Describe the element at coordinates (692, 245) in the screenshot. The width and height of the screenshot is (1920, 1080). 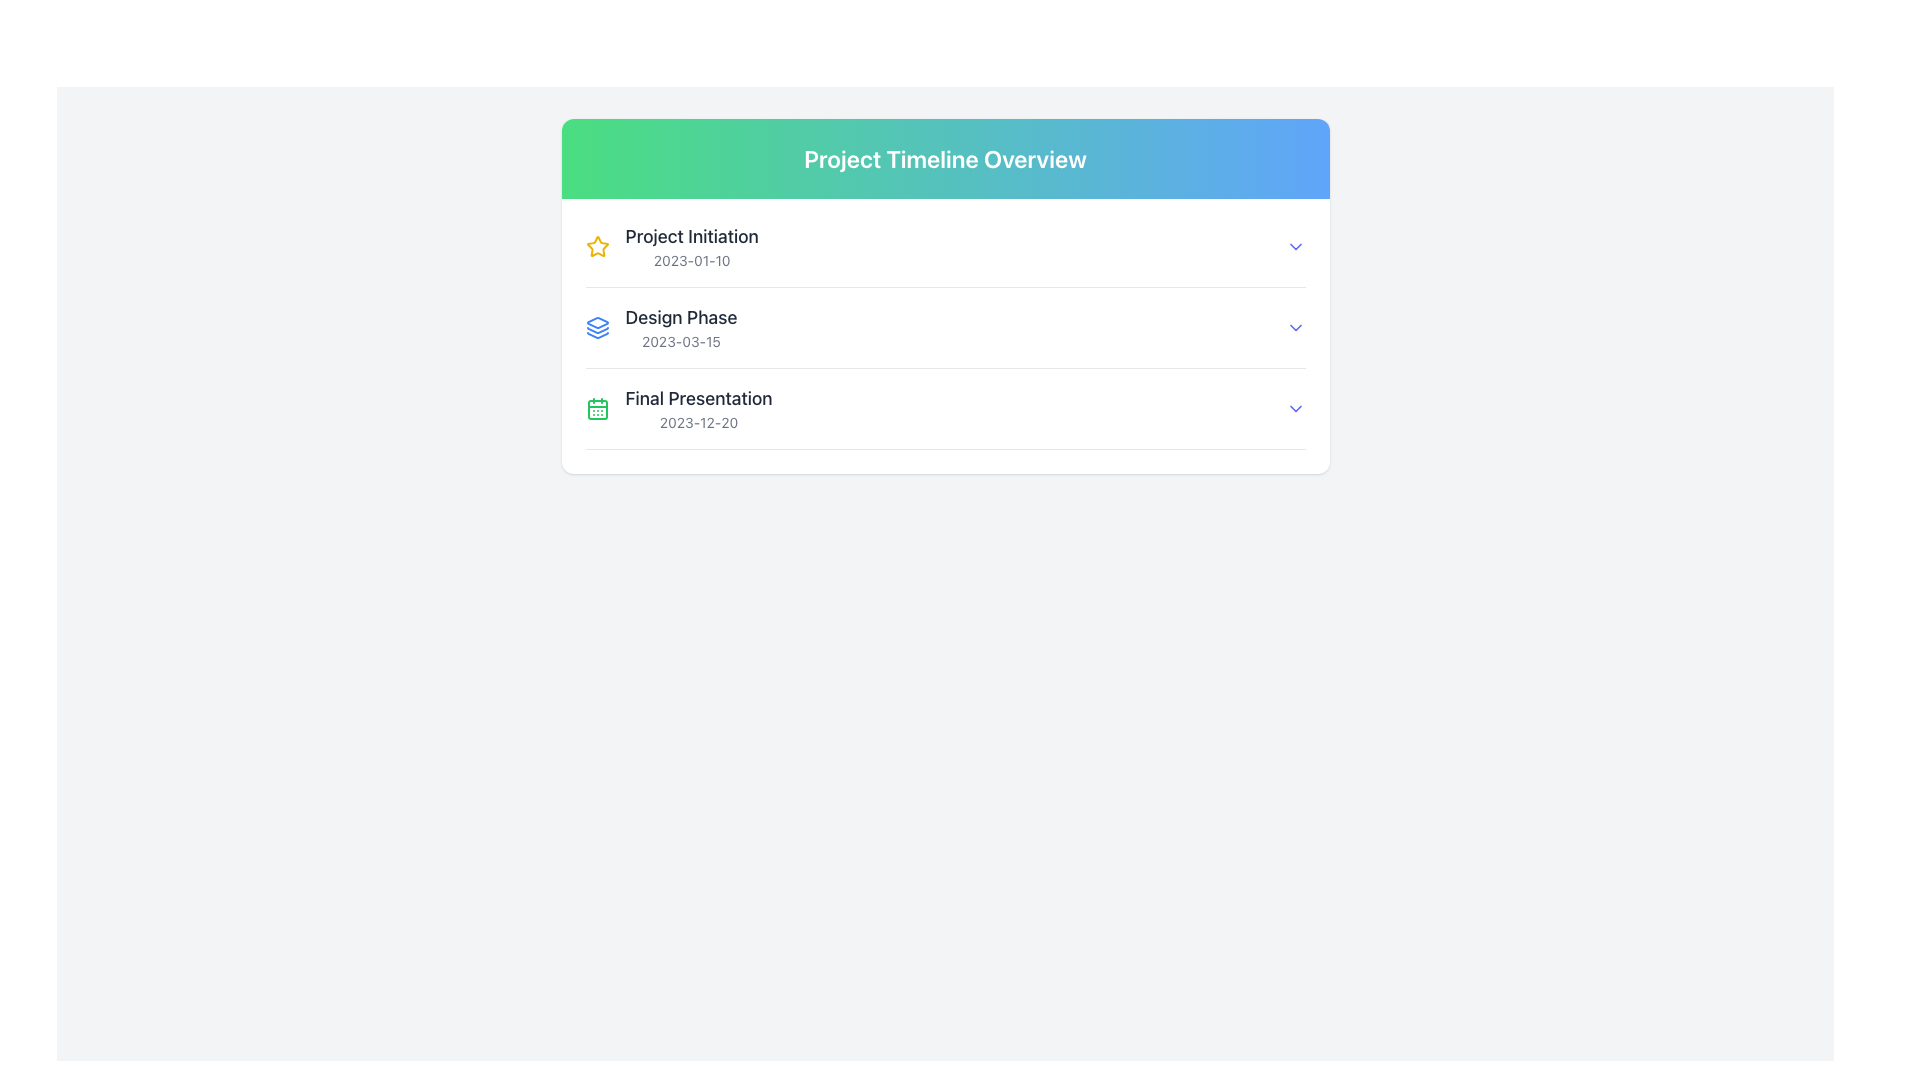
I see `the 'Project Initiation' text display, which shows the date '2023-01-10'` at that location.